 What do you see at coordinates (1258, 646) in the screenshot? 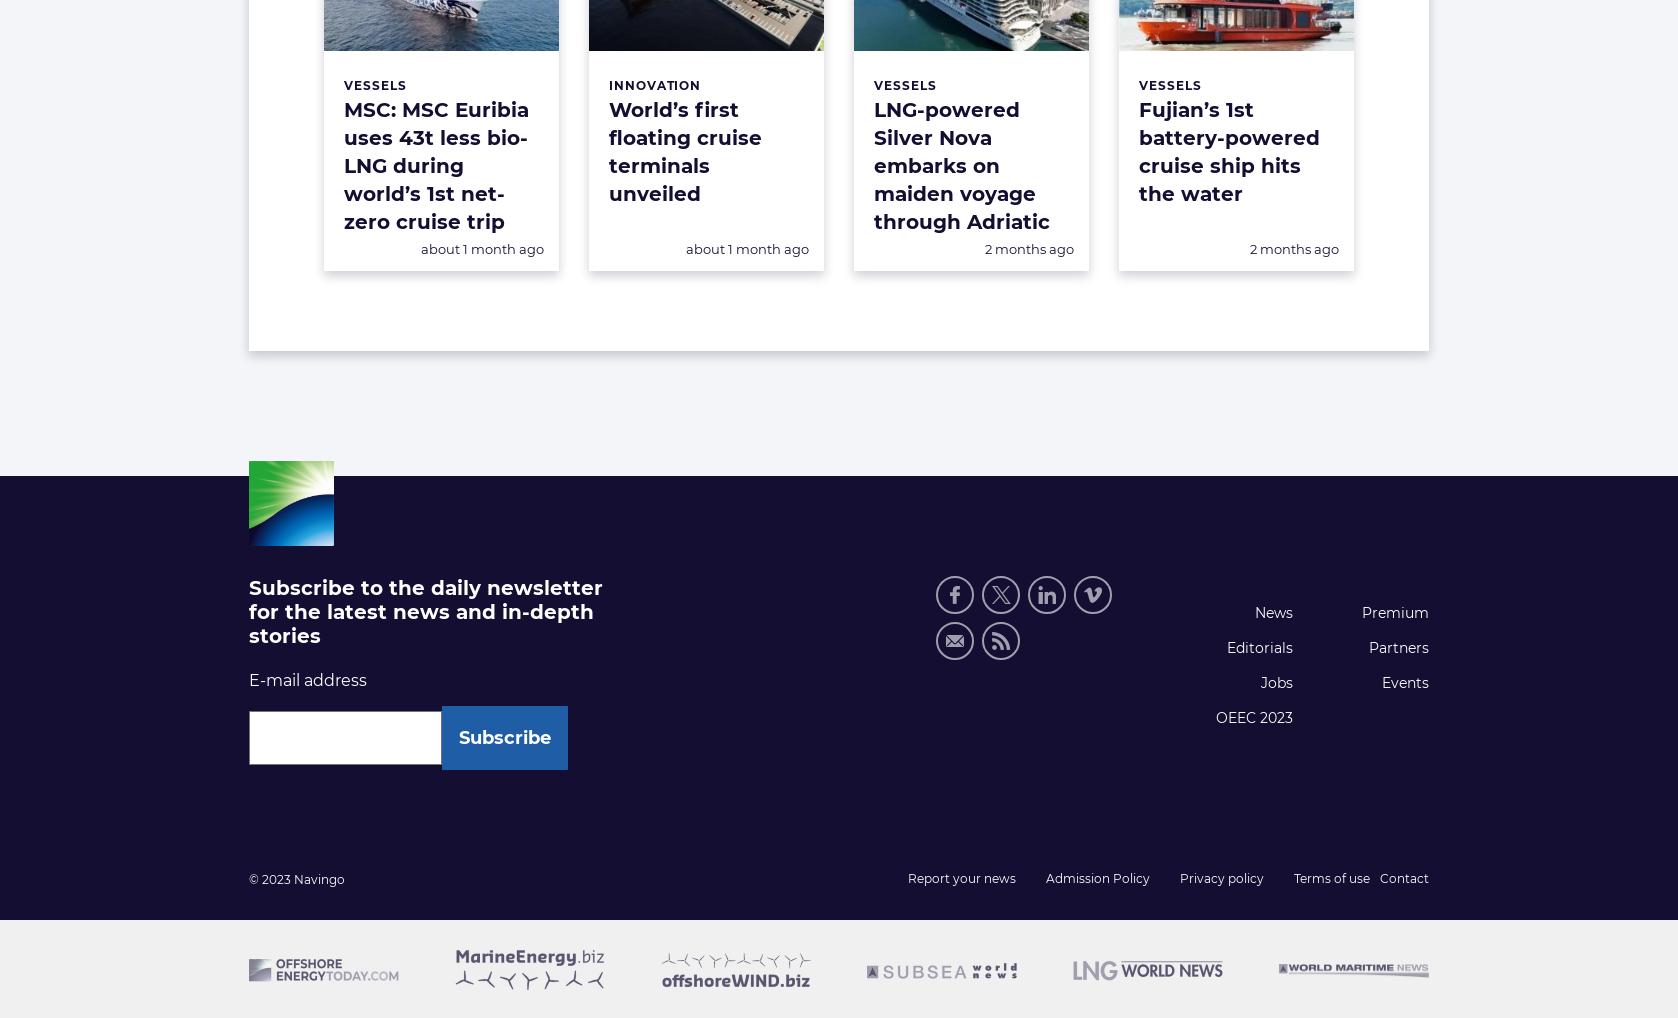
I see `'Editorials'` at bounding box center [1258, 646].